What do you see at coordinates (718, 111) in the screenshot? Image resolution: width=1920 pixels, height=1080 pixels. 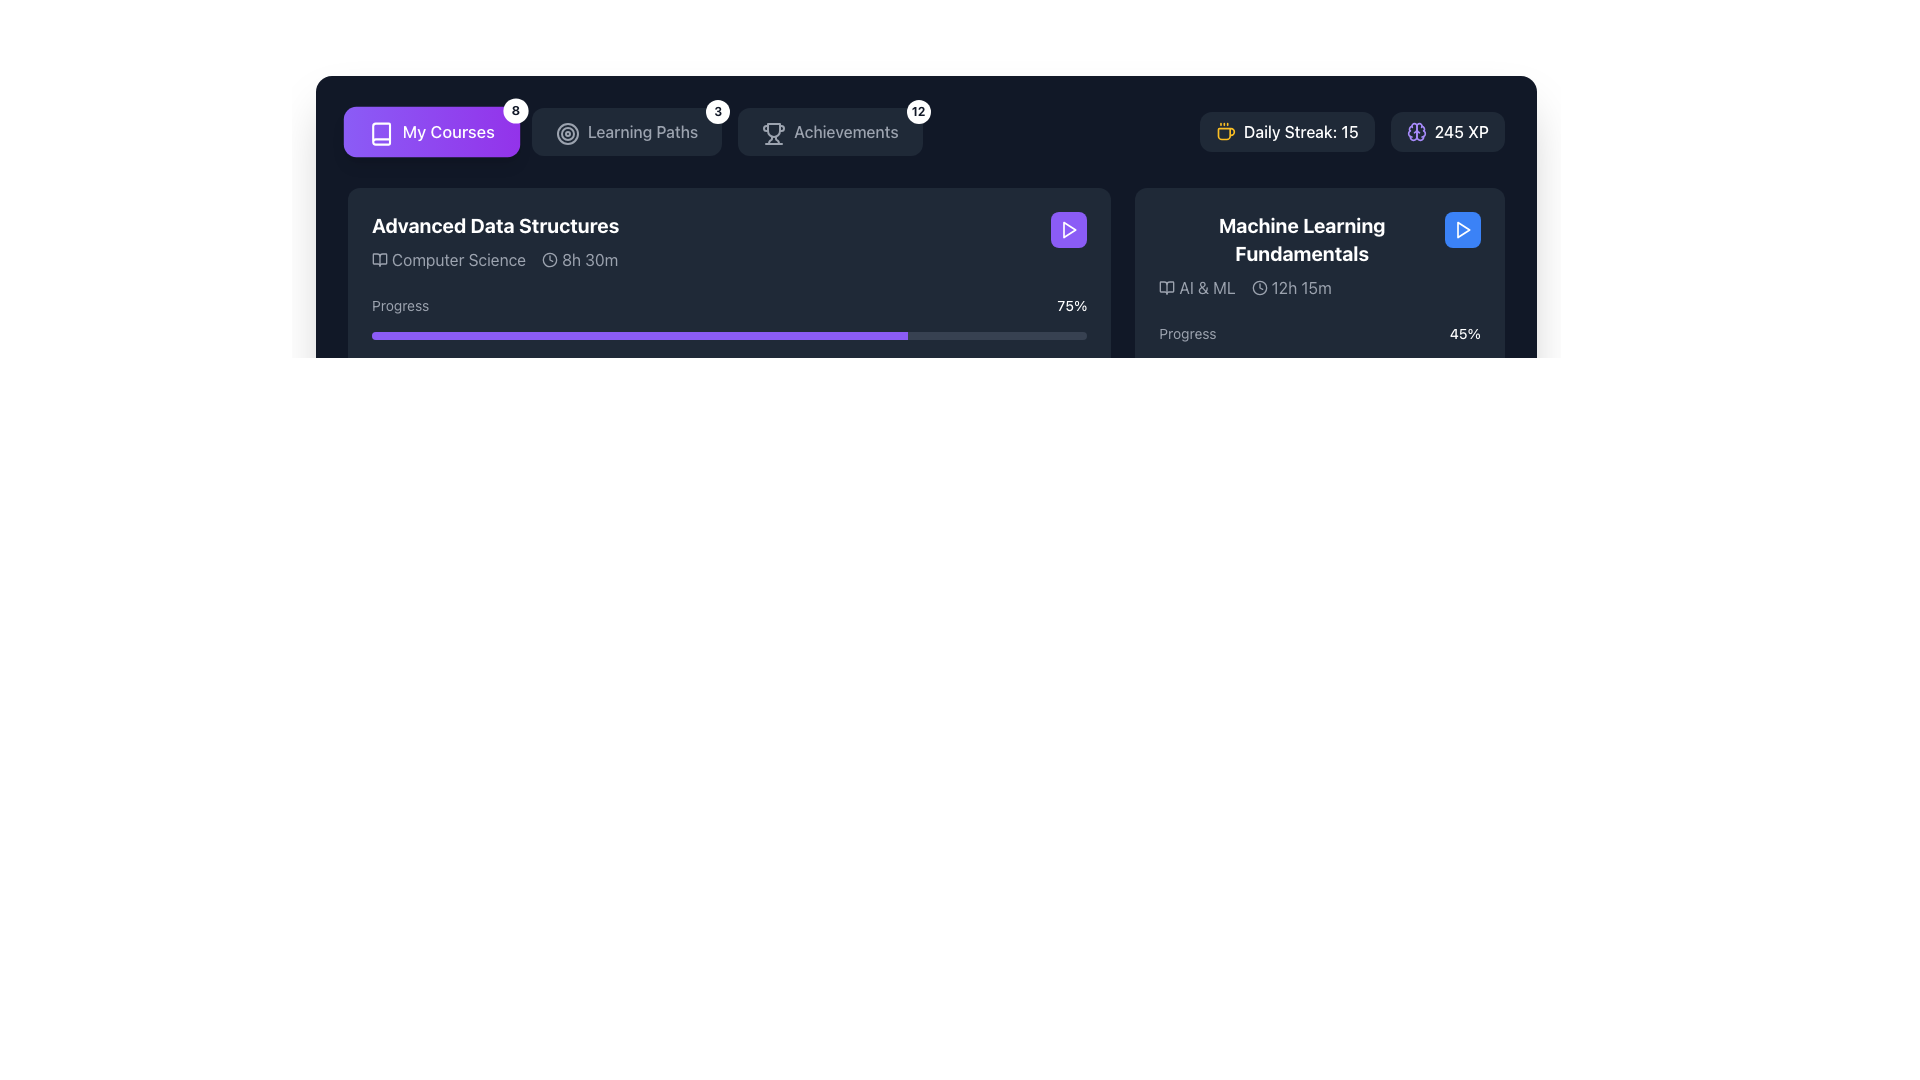 I see `the circular badge displaying the number '3' that overlays the top-right corner of the 'Learning Paths' button` at bounding box center [718, 111].